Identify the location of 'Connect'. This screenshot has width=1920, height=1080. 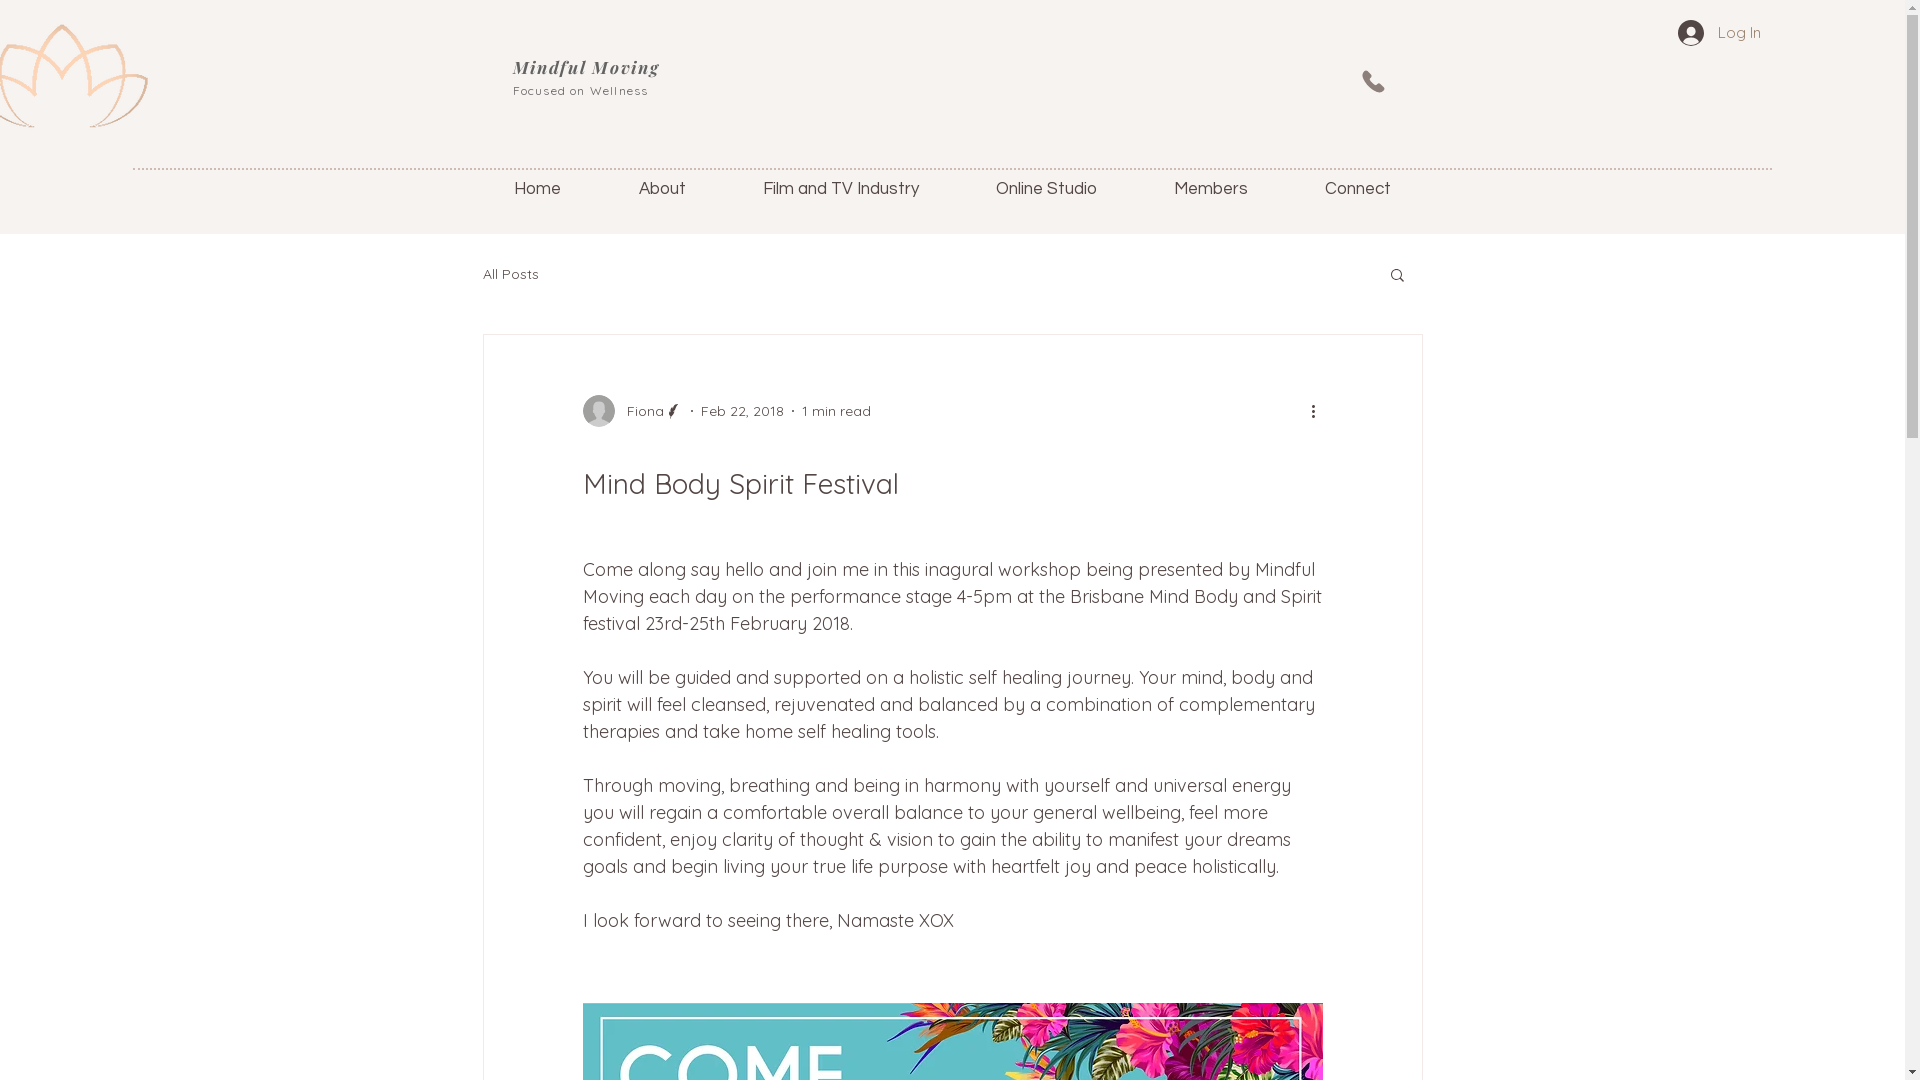
(1357, 189).